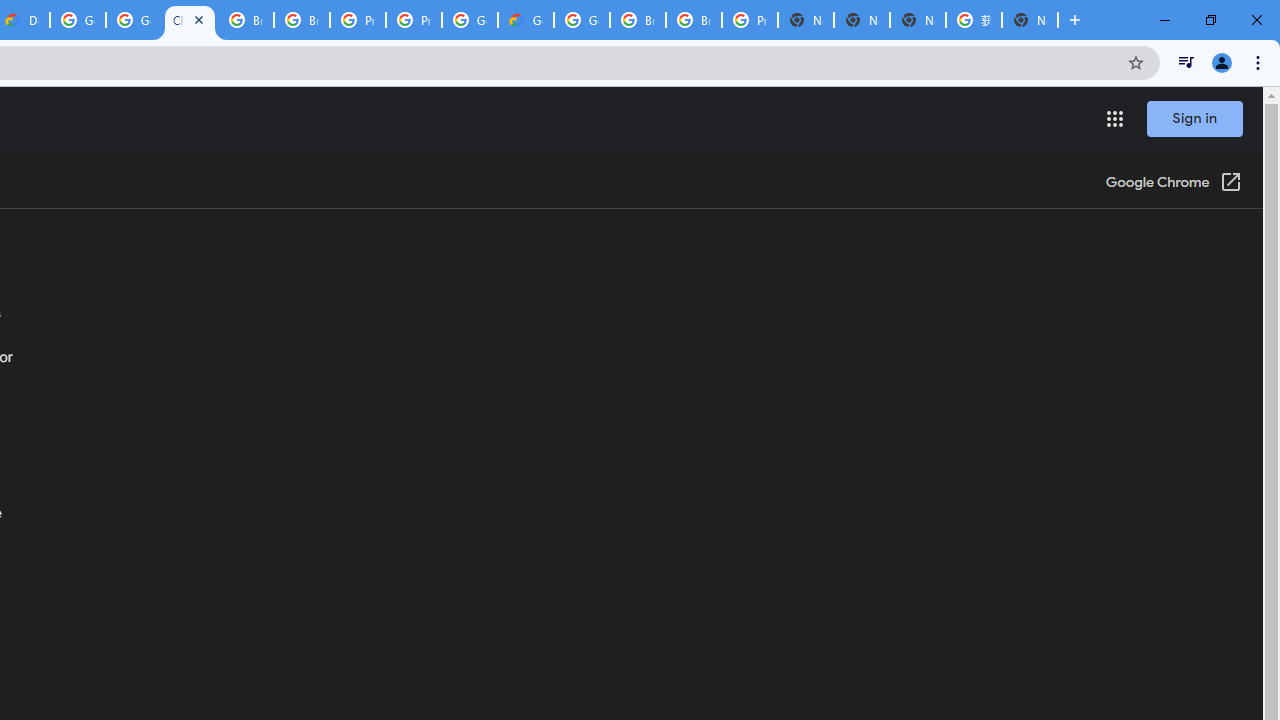 Image resolution: width=1280 pixels, height=720 pixels. What do you see at coordinates (581, 20) in the screenshot?
I see `'Google Cloud Platform'` at bounding box center [581, 20].